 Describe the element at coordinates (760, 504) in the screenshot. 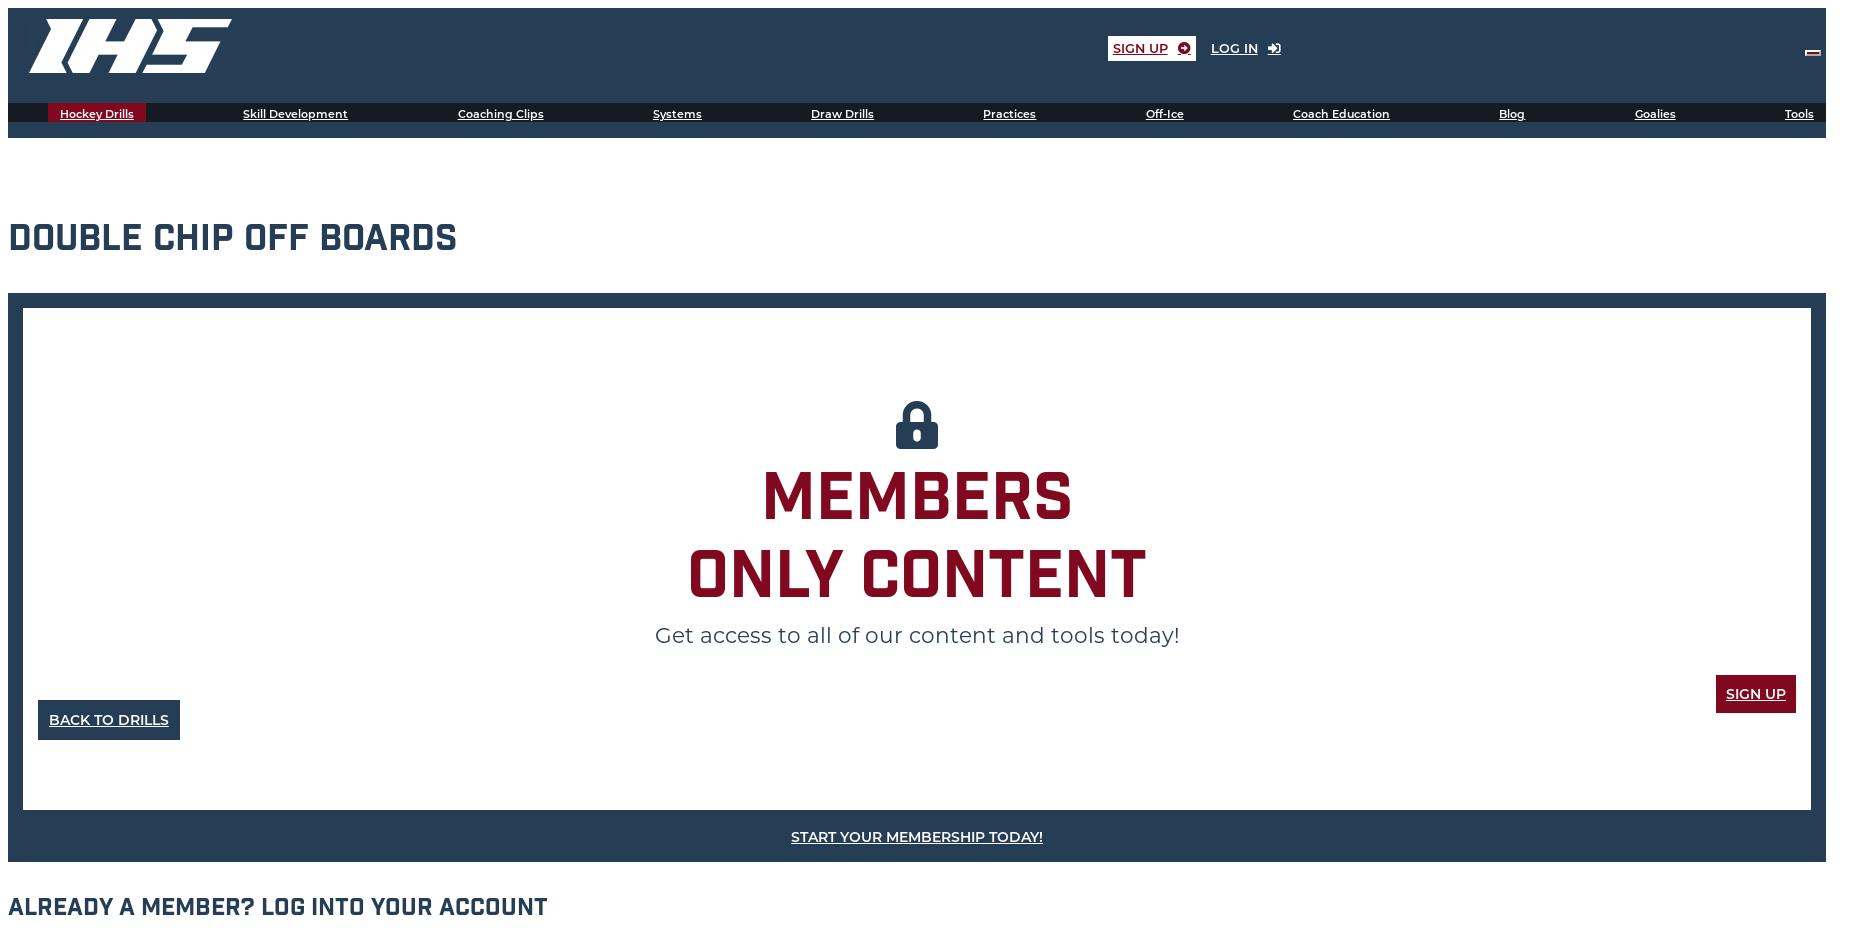

I see `'Members'` at that location.